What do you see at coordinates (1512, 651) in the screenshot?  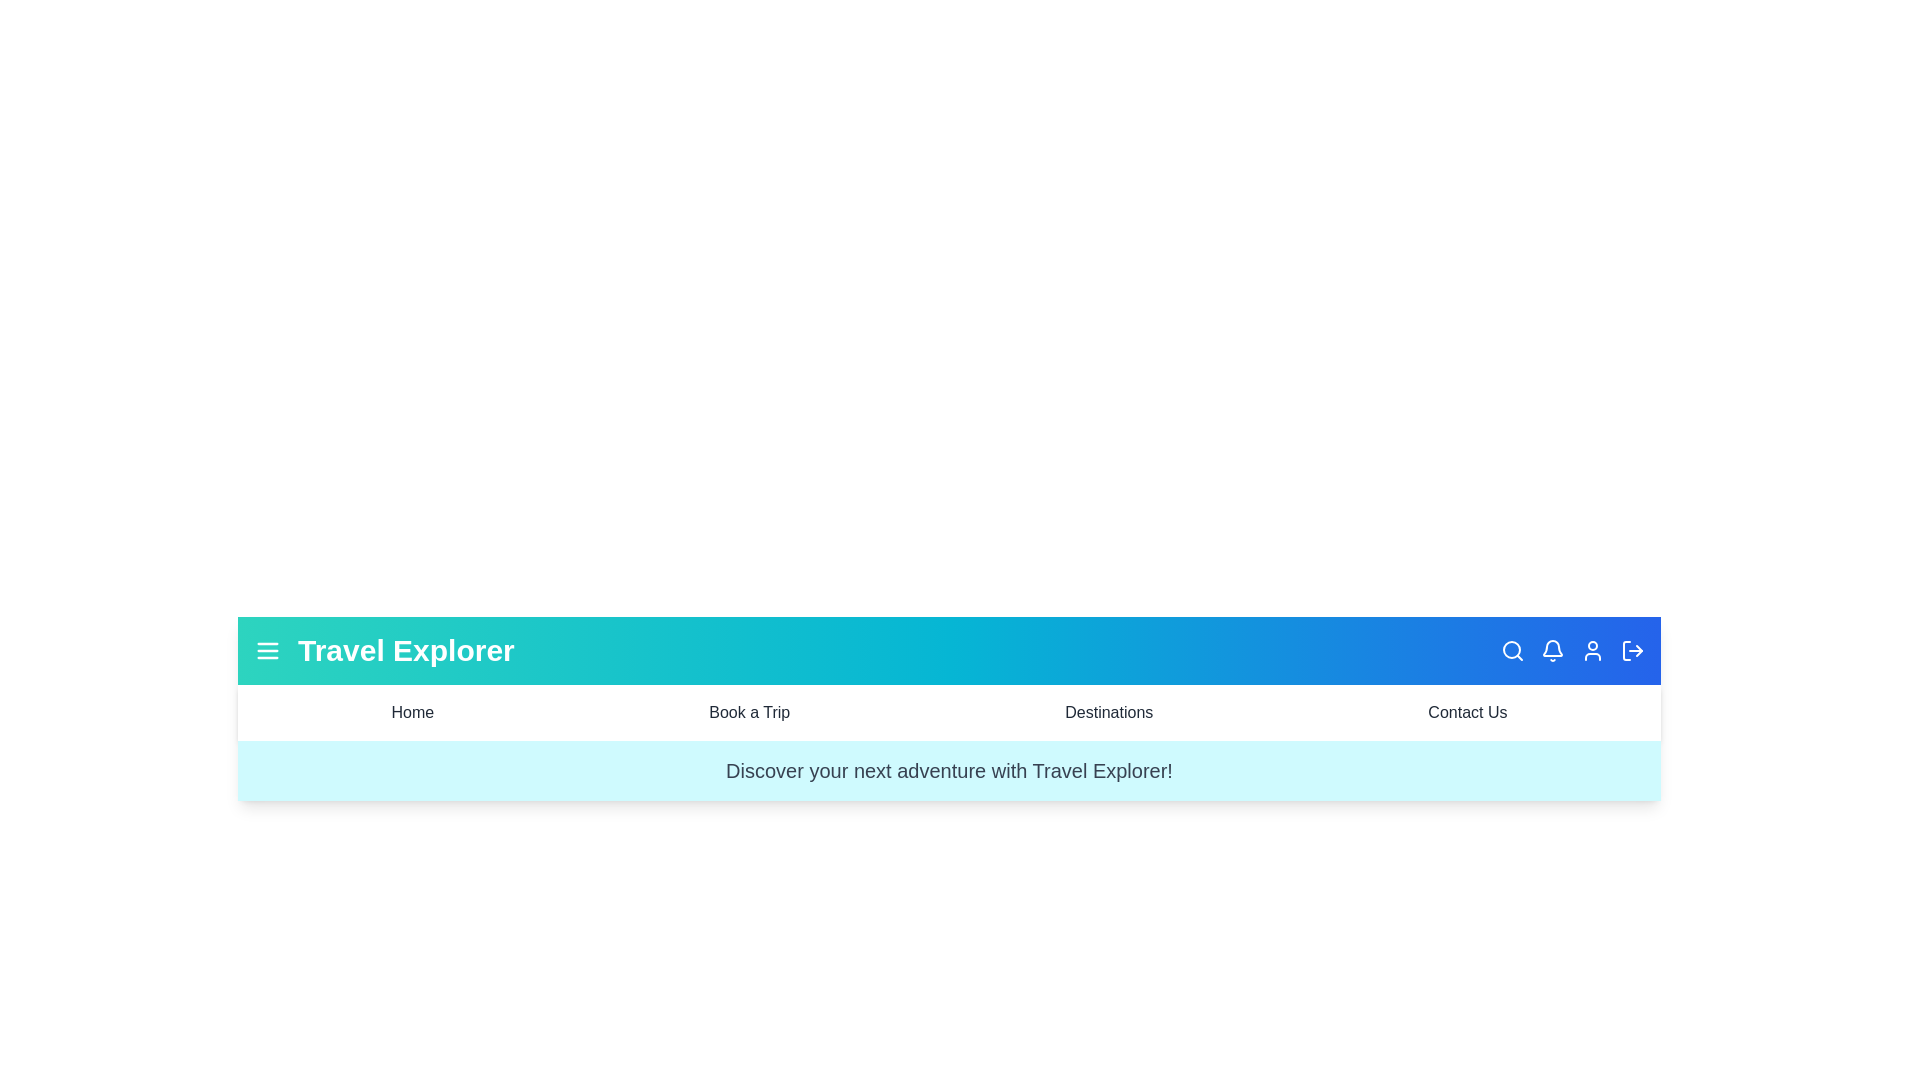 I see `the search icon in the app bar` at bounding box center [1512, 651].